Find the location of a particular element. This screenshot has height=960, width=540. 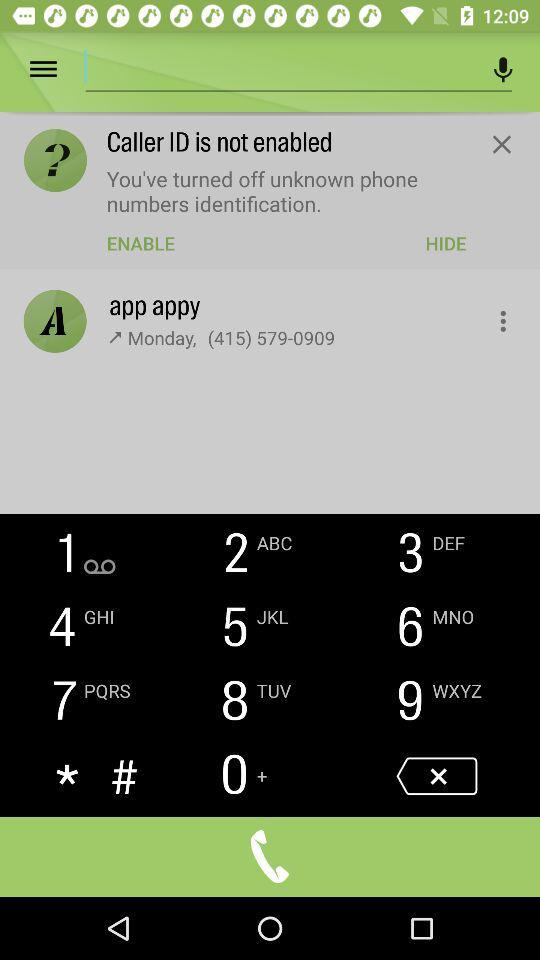

more options is located at coordinates (491, 316).